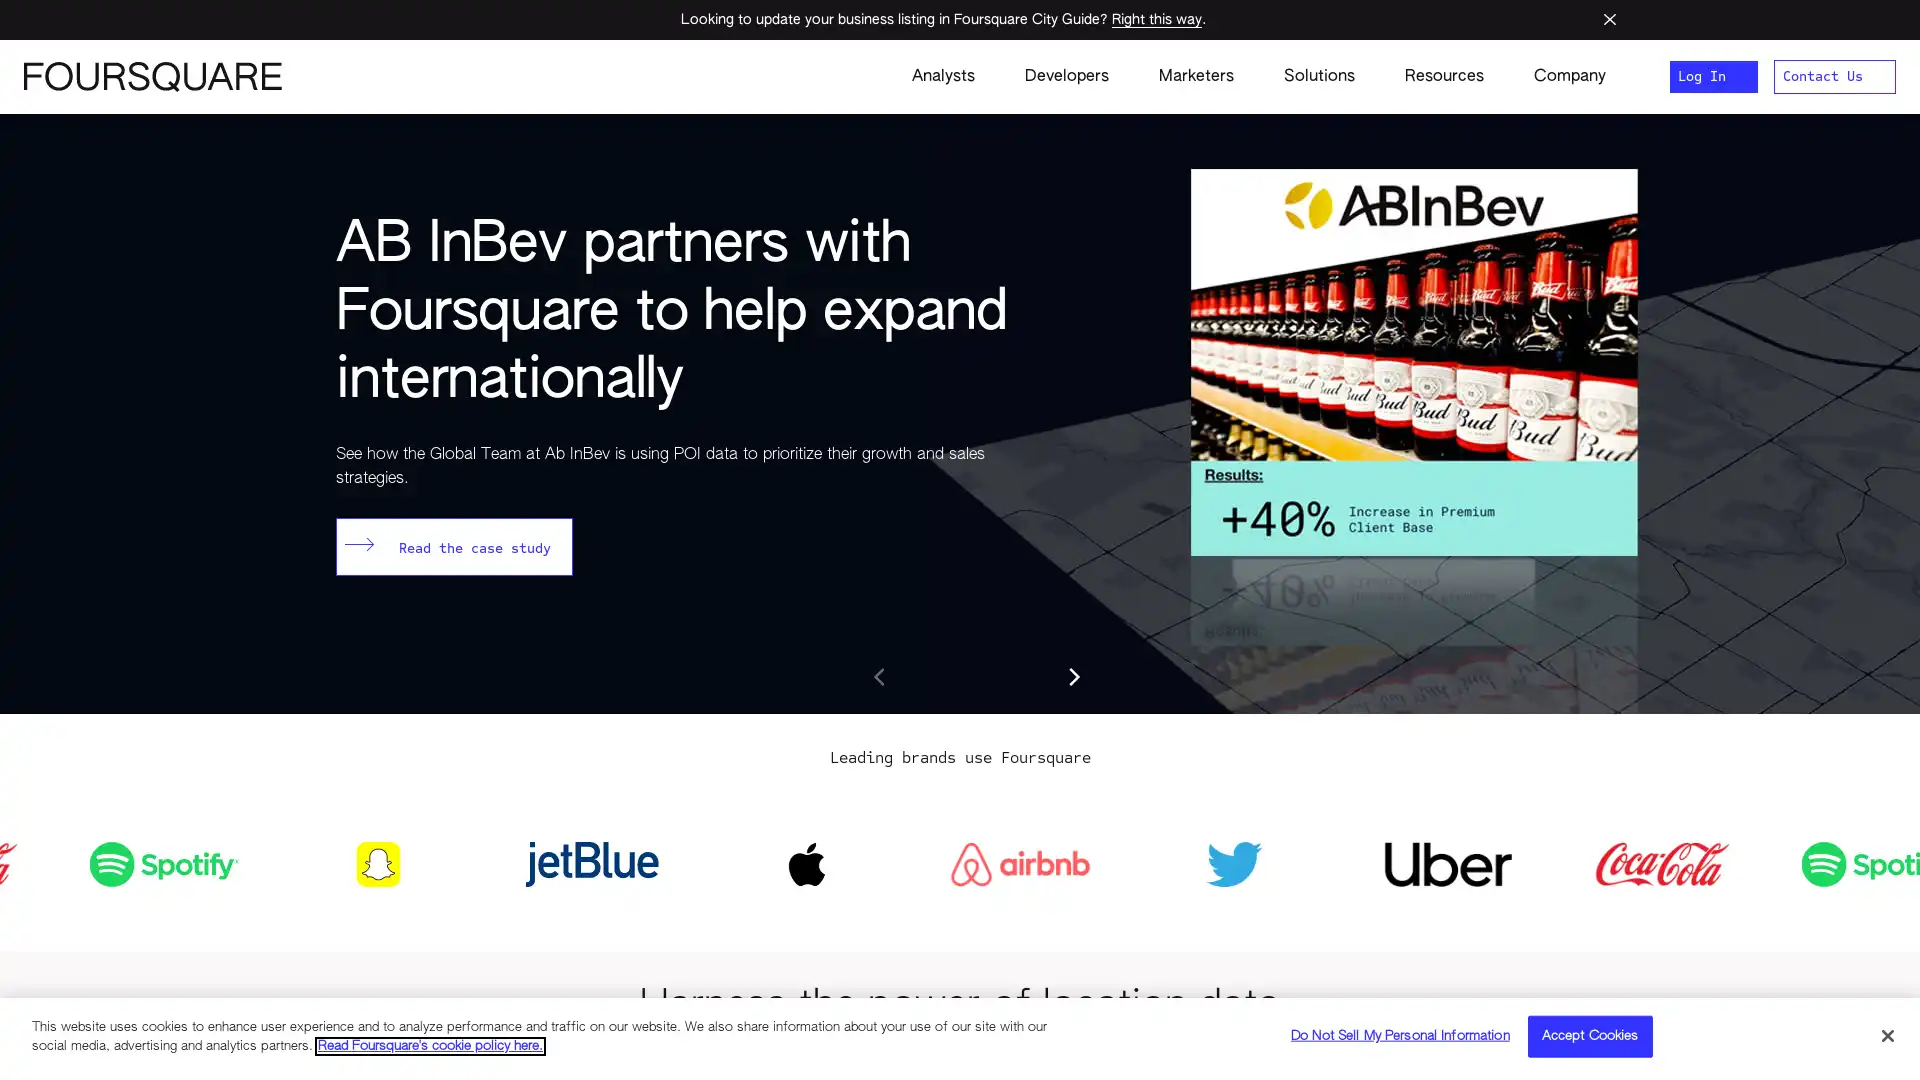  What do you see at coordinates (1196, 76) in the screenshot?
I see `Marketers` at bounding box center [1196, 76].